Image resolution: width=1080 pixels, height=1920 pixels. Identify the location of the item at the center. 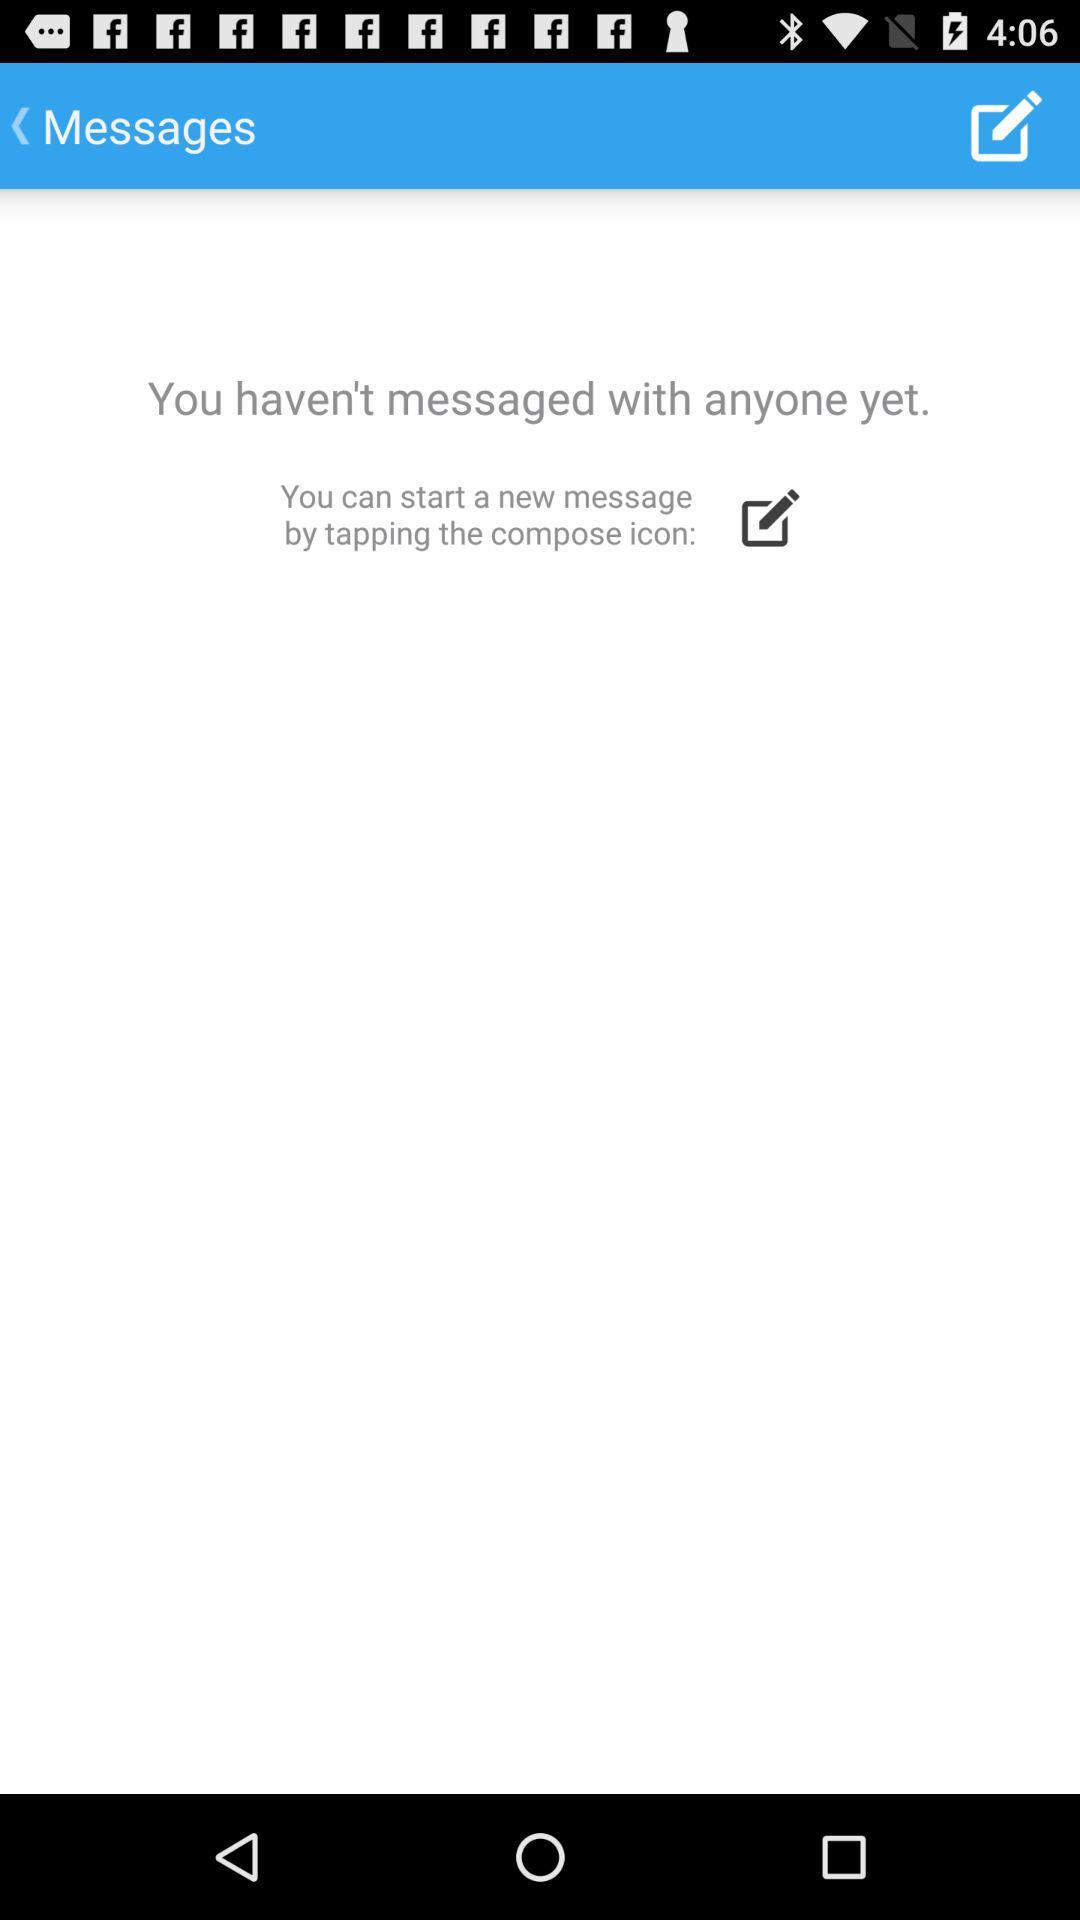
(540, 991).